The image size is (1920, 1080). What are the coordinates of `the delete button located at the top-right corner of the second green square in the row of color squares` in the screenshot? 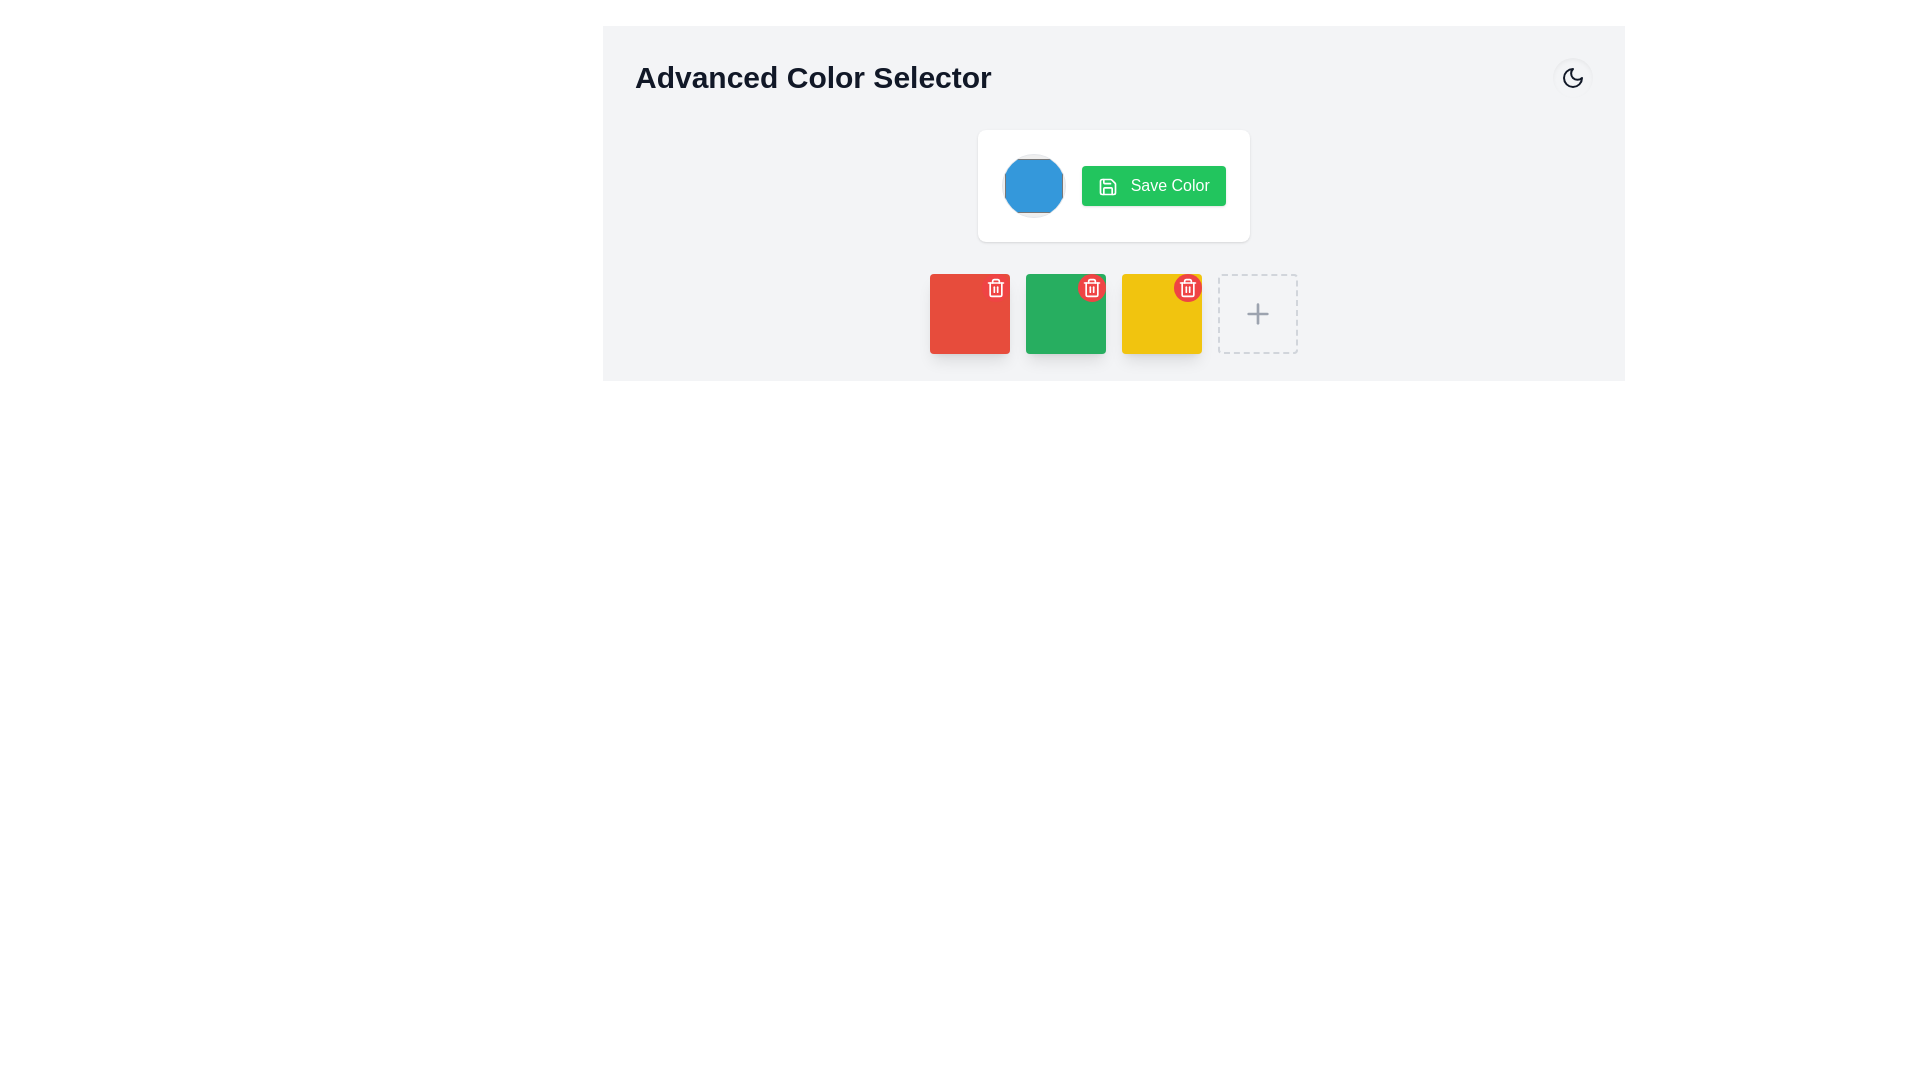 It's located at (1090, 288).